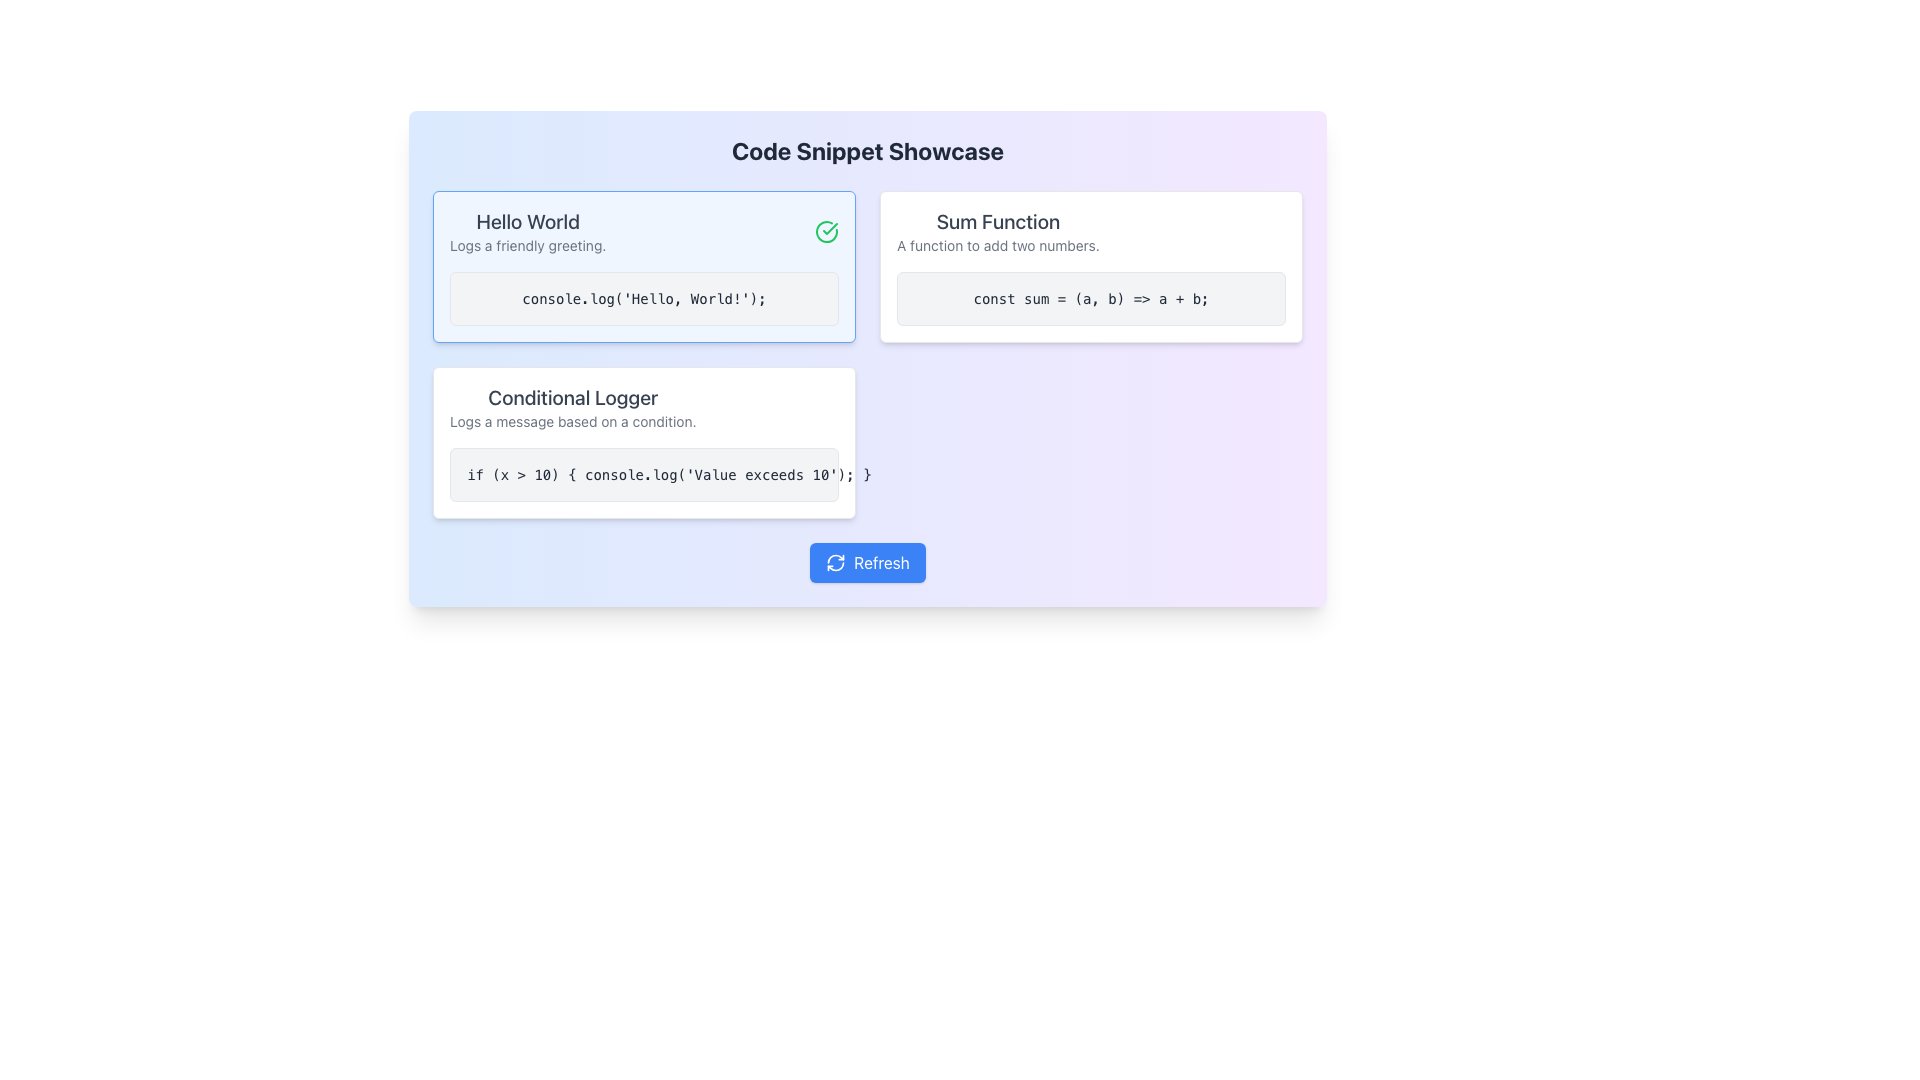 The width and height of the screenshot is (1920, 1080). Describe the element at coordinates (830, 227) in the screenshot. I see `the green checkmark icon located in the top-right corner of the 'Hello World' header section` at that location.